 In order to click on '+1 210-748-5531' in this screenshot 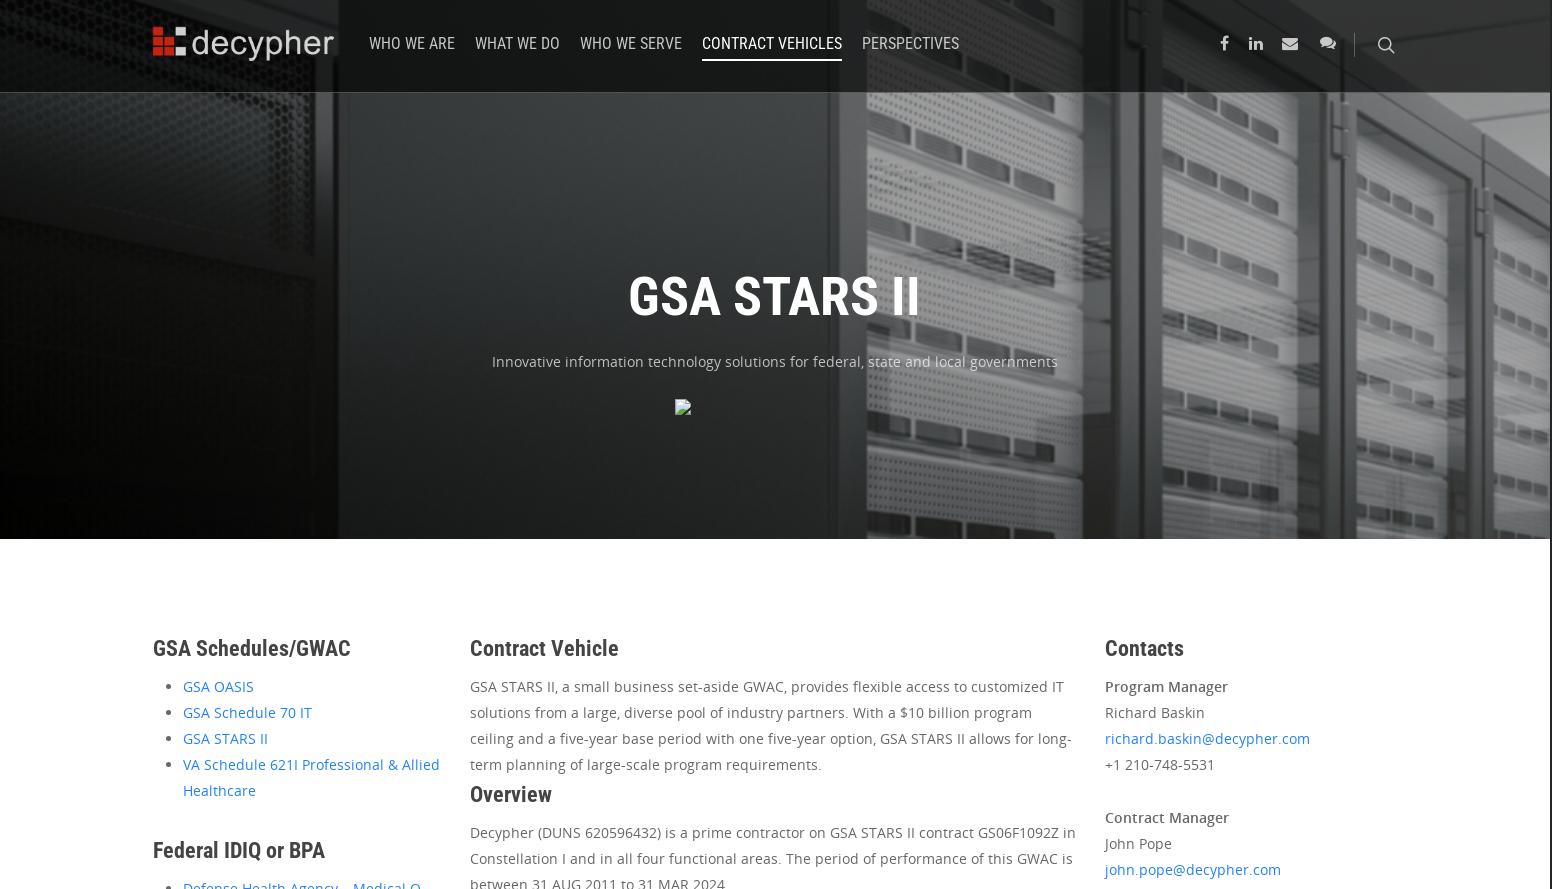, I will do `click(1159, 764)`.